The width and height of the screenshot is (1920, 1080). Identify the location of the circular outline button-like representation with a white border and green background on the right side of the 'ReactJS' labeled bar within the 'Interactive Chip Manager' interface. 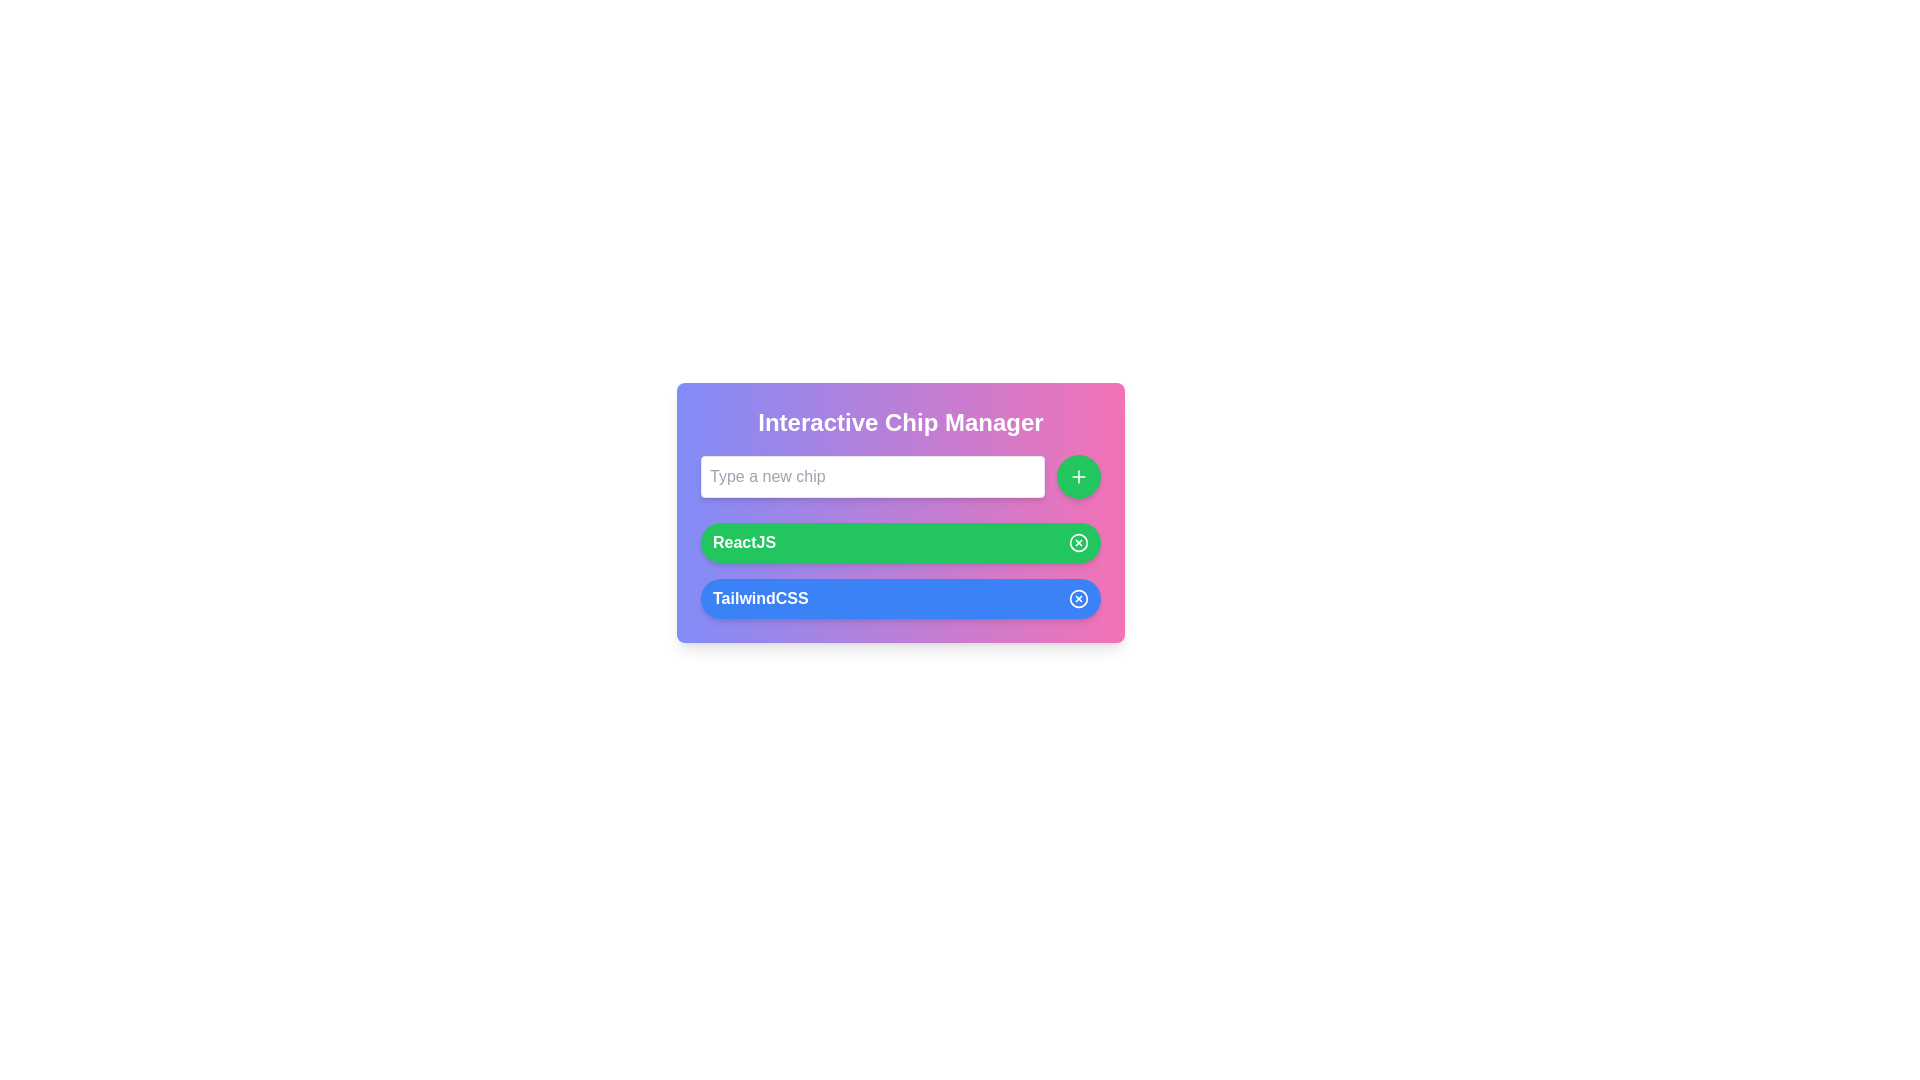
(1078, 543).